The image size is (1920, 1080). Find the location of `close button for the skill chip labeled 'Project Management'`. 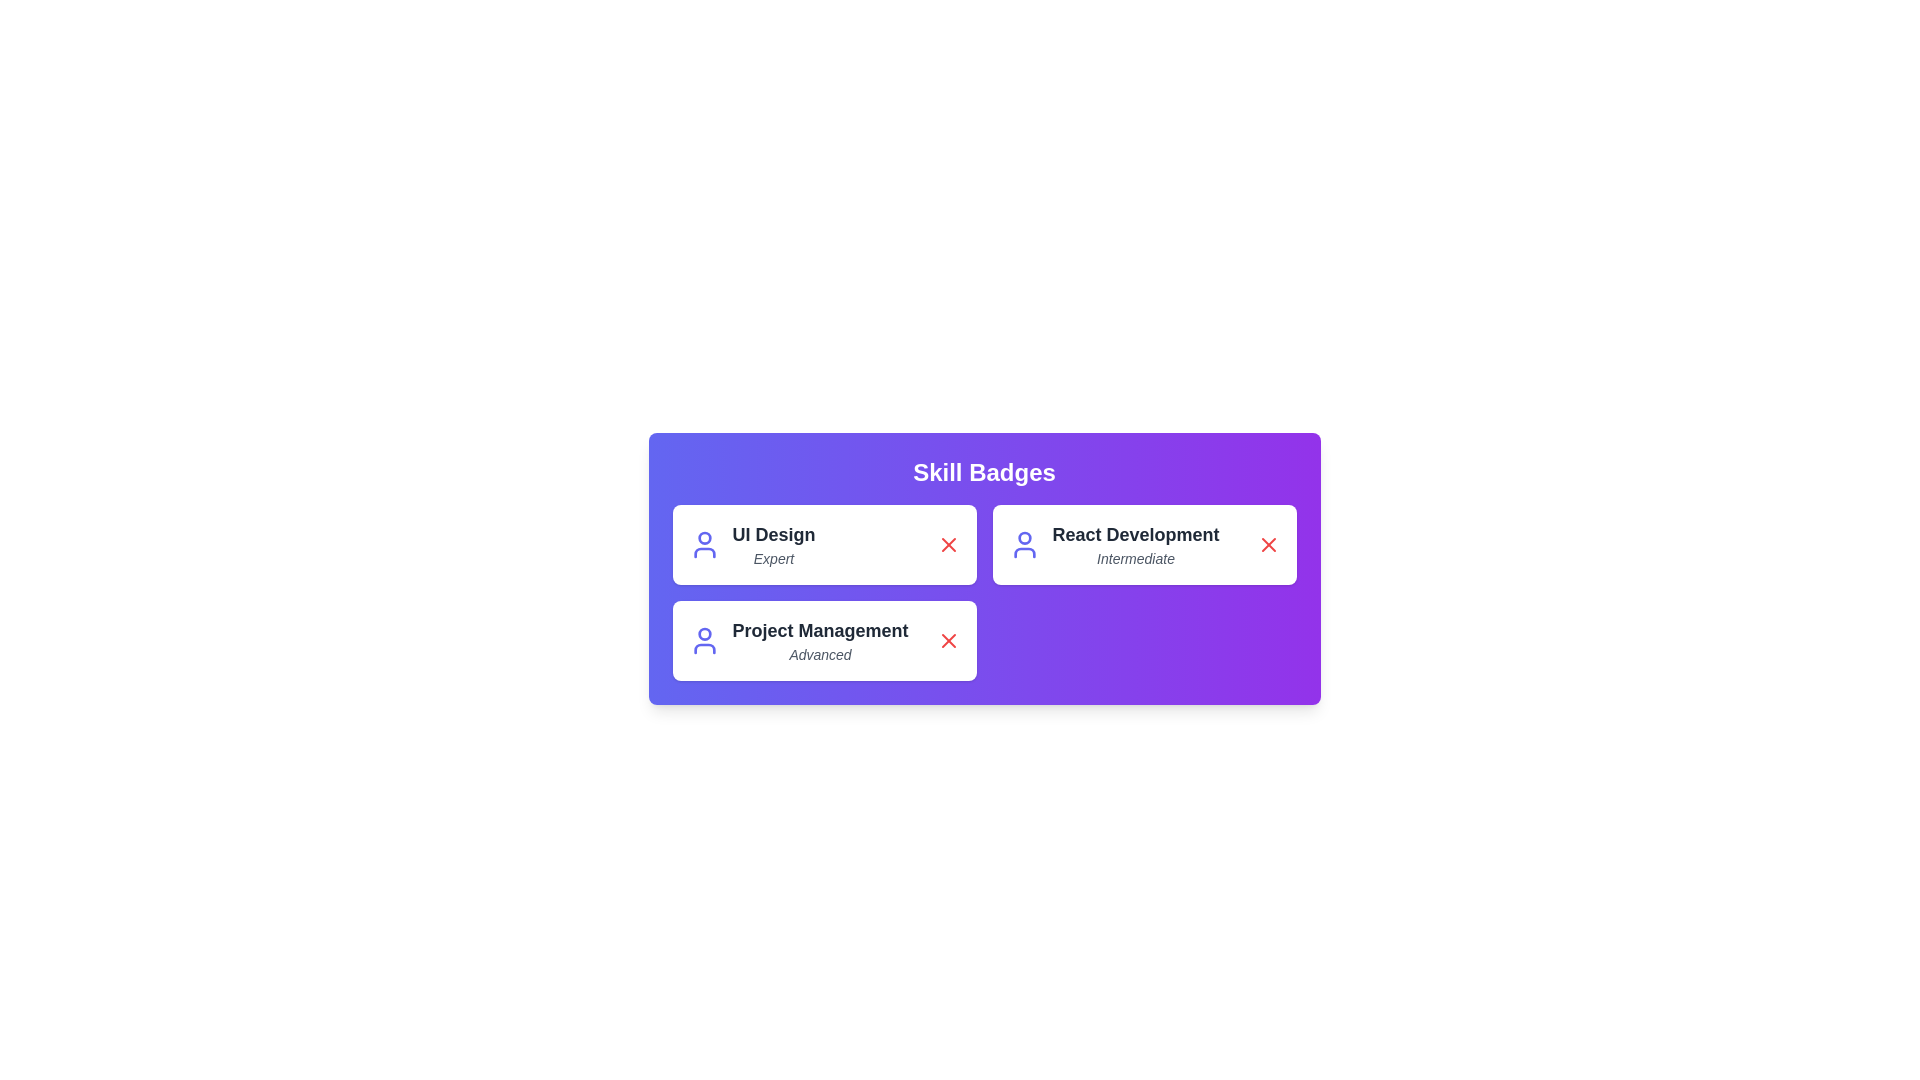

close button for the skill chip labeled 'Project Management' is located at coordinates (947, 640).